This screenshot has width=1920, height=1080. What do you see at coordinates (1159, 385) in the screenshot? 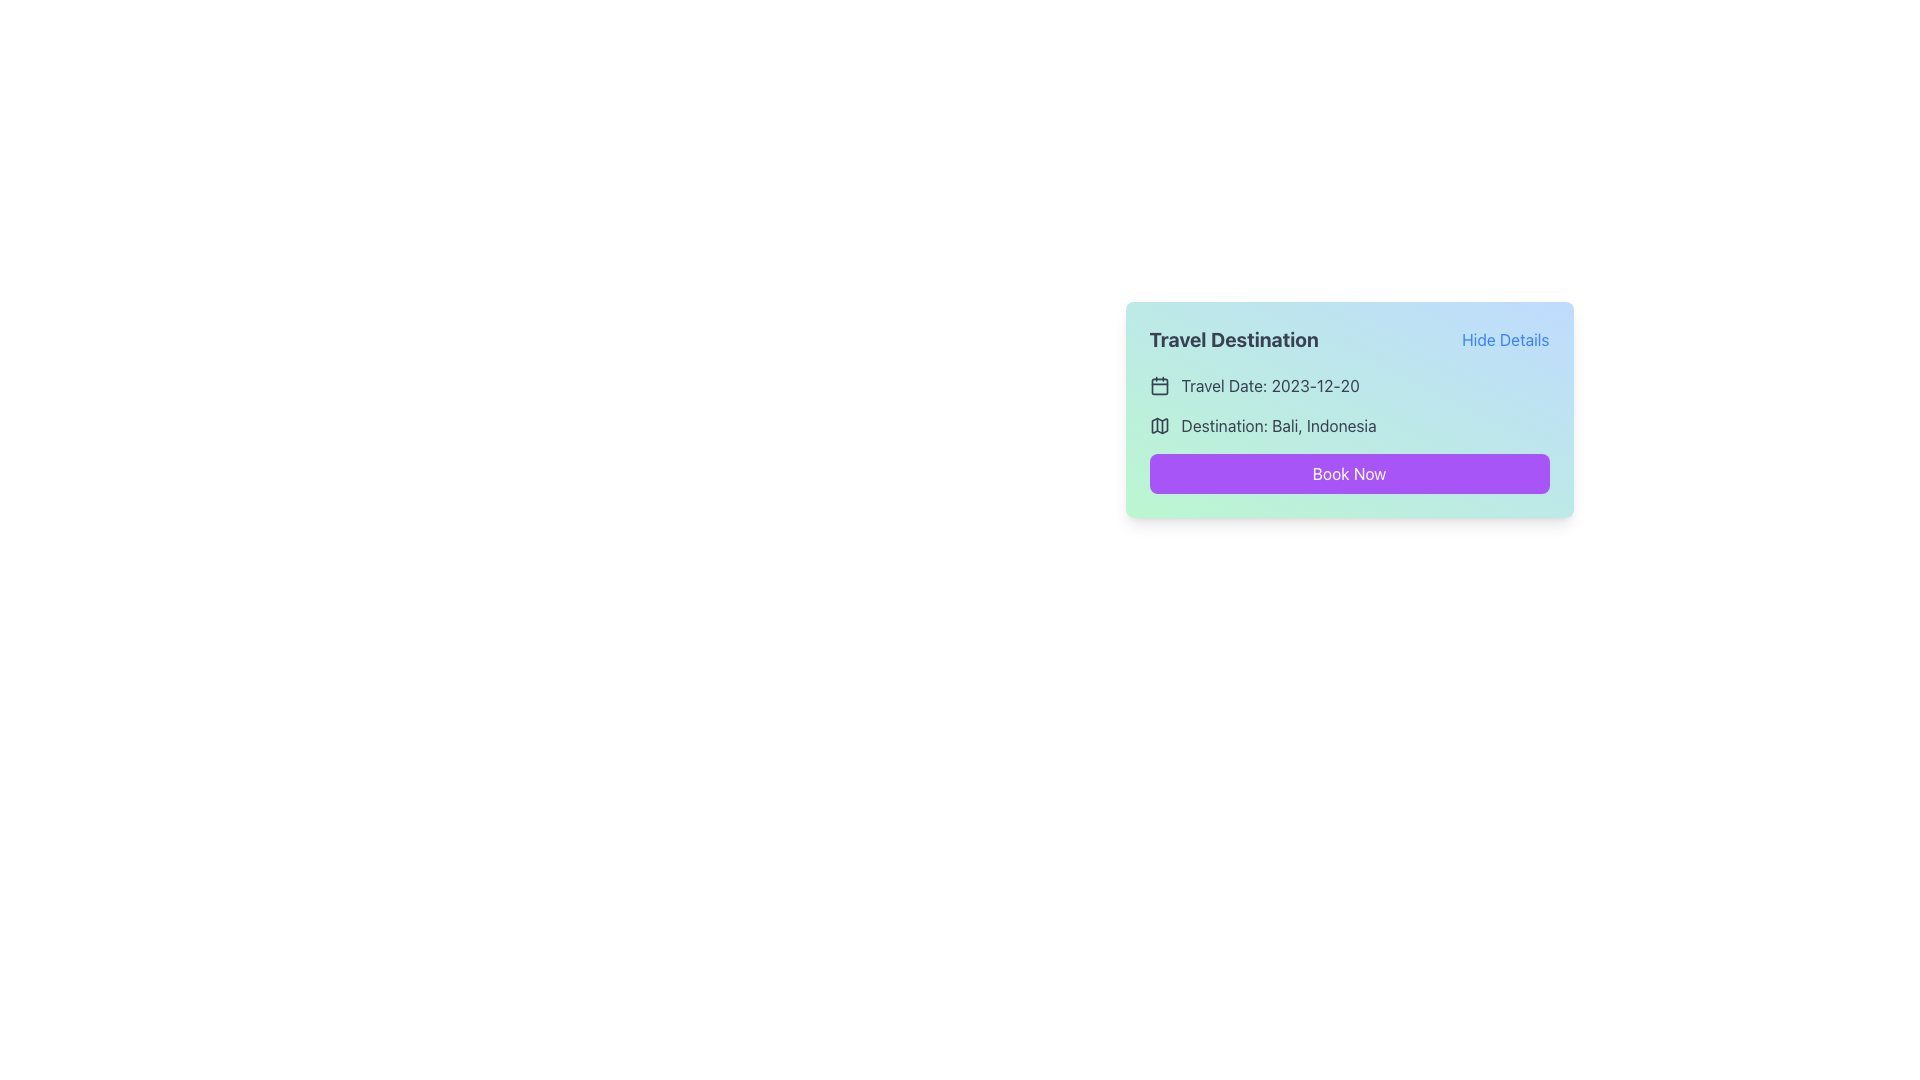
I see `the small calendar icon with rounded edges, styled in a modern, simplistic design, located to the left of the text 'Travel Date: 2023-12-20'` at bounding box center [1159, 385].